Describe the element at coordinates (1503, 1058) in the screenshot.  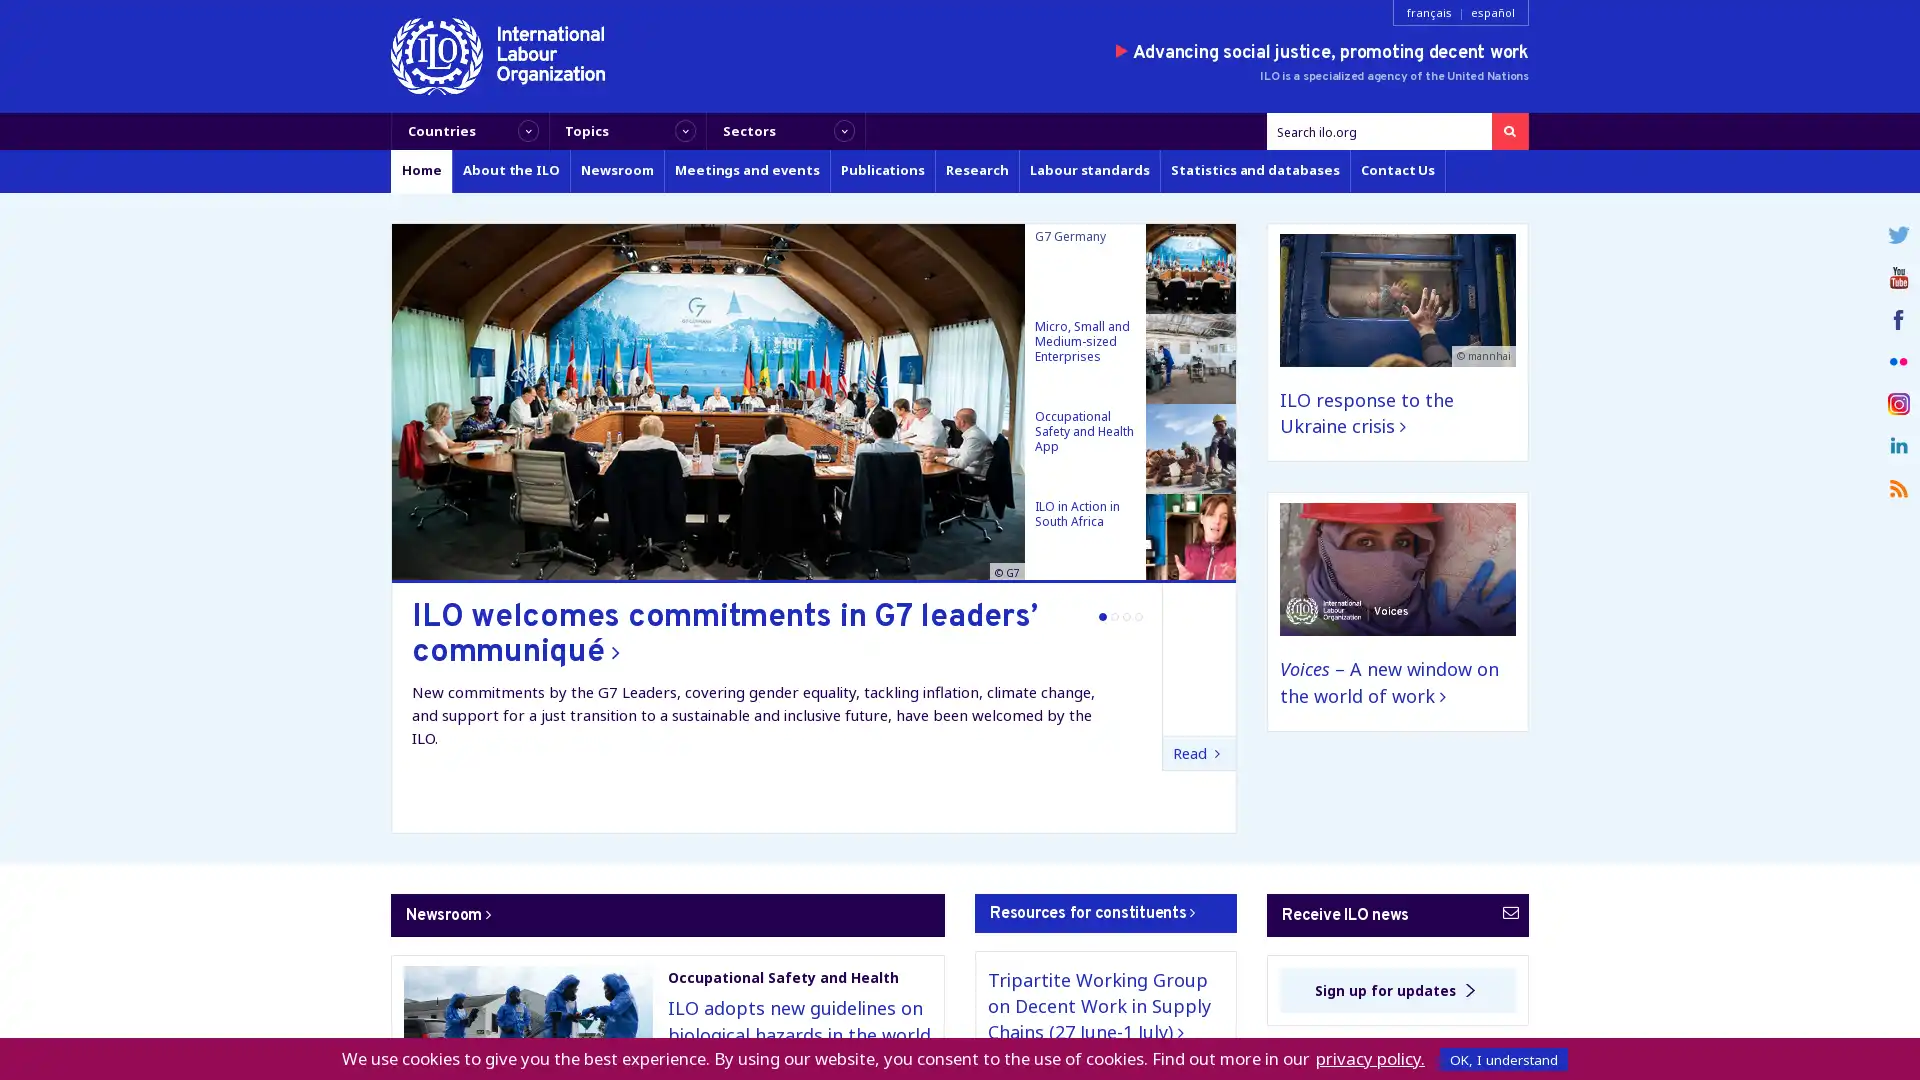
I see `OK, I understand` at that location.